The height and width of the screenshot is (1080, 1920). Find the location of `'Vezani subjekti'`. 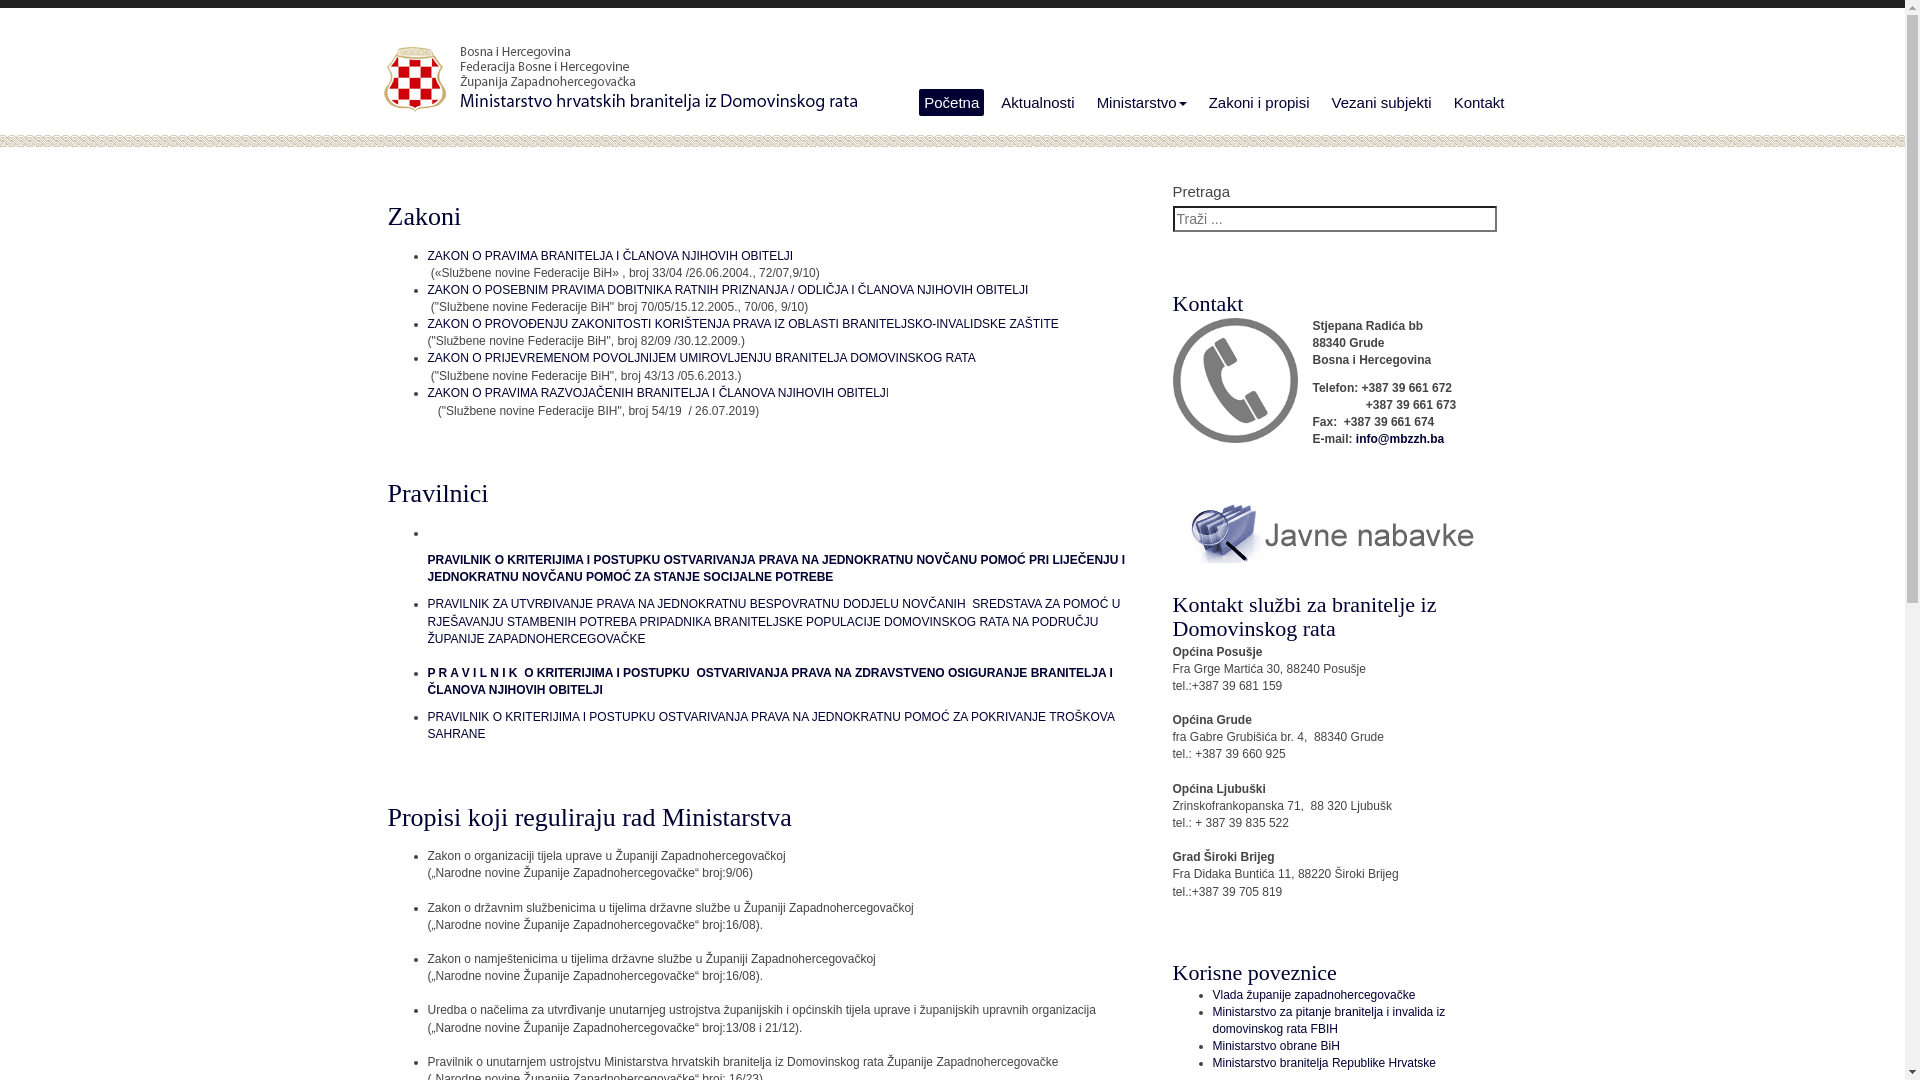

'Vezani subjekti' is located at coordinates (1381, 102).